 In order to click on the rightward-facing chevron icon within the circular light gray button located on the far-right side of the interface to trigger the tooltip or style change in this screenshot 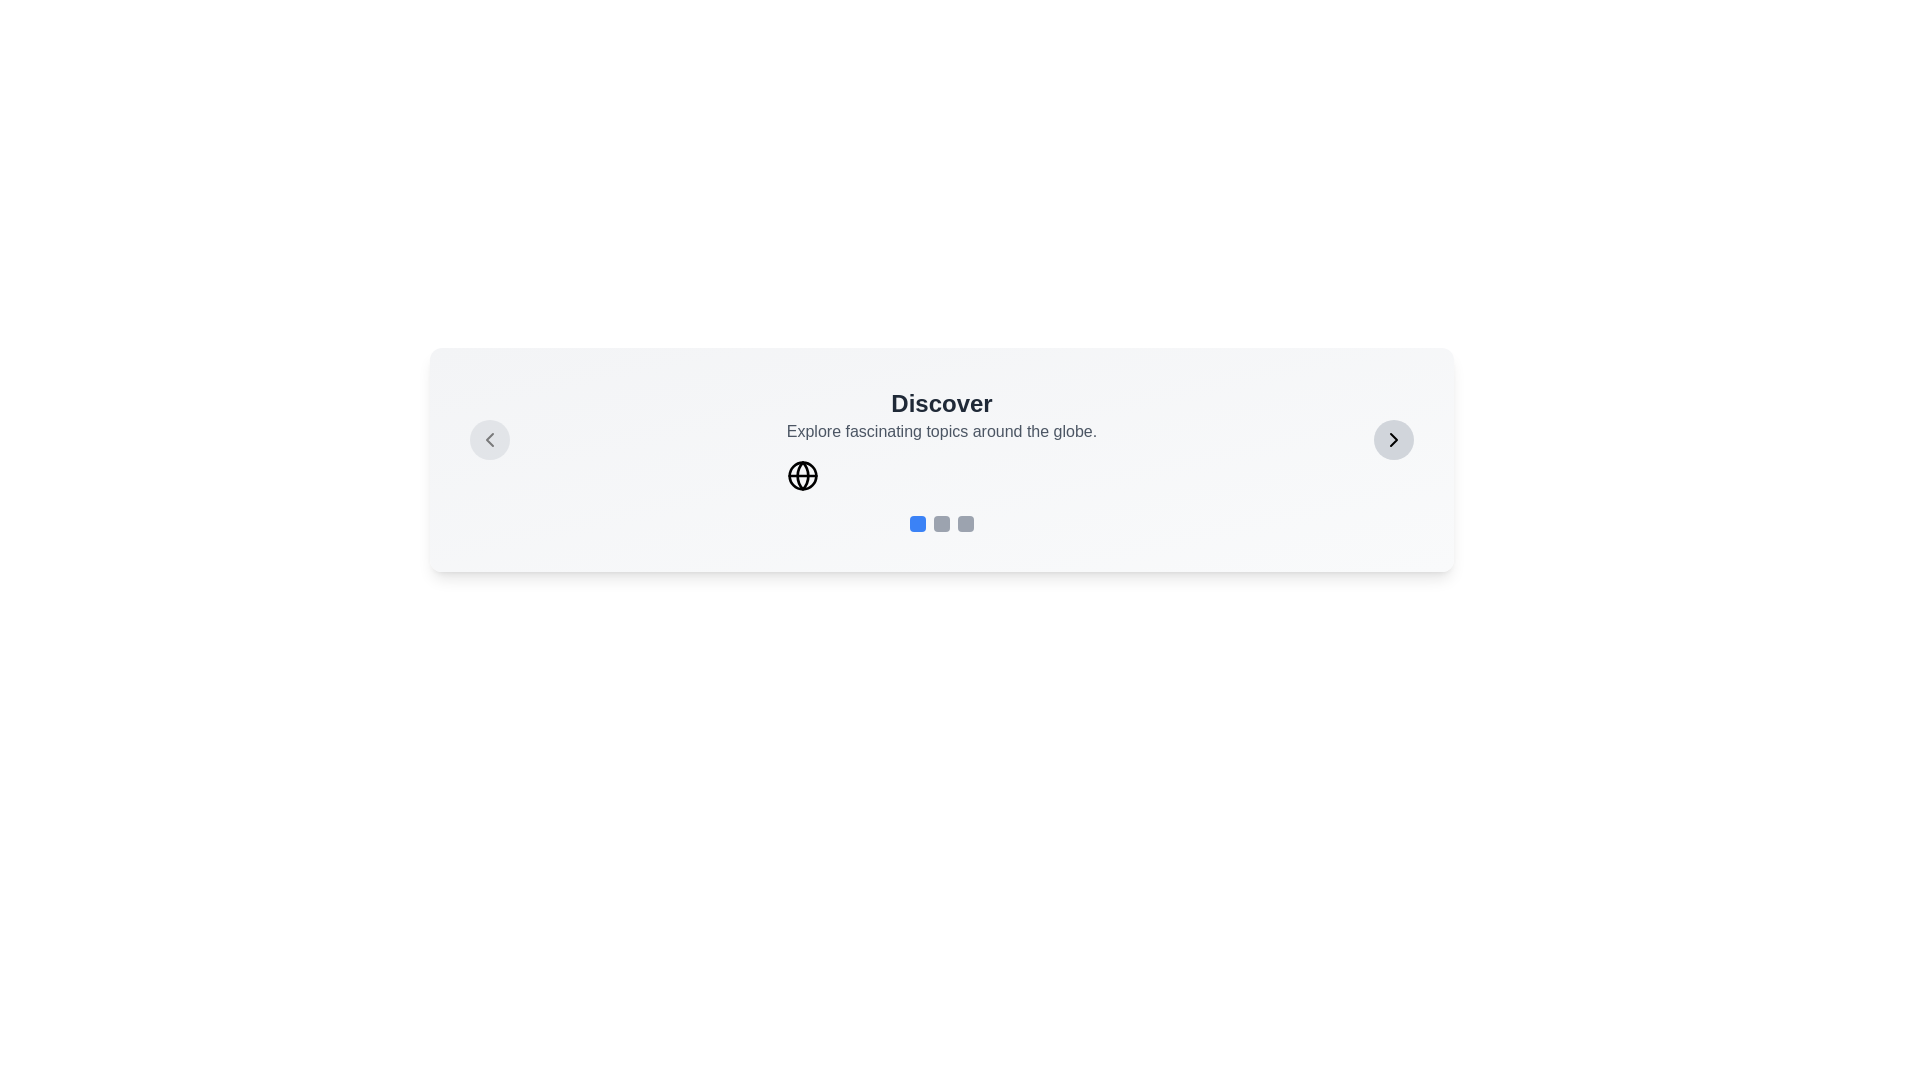, I will do `click(1392, 438)`.